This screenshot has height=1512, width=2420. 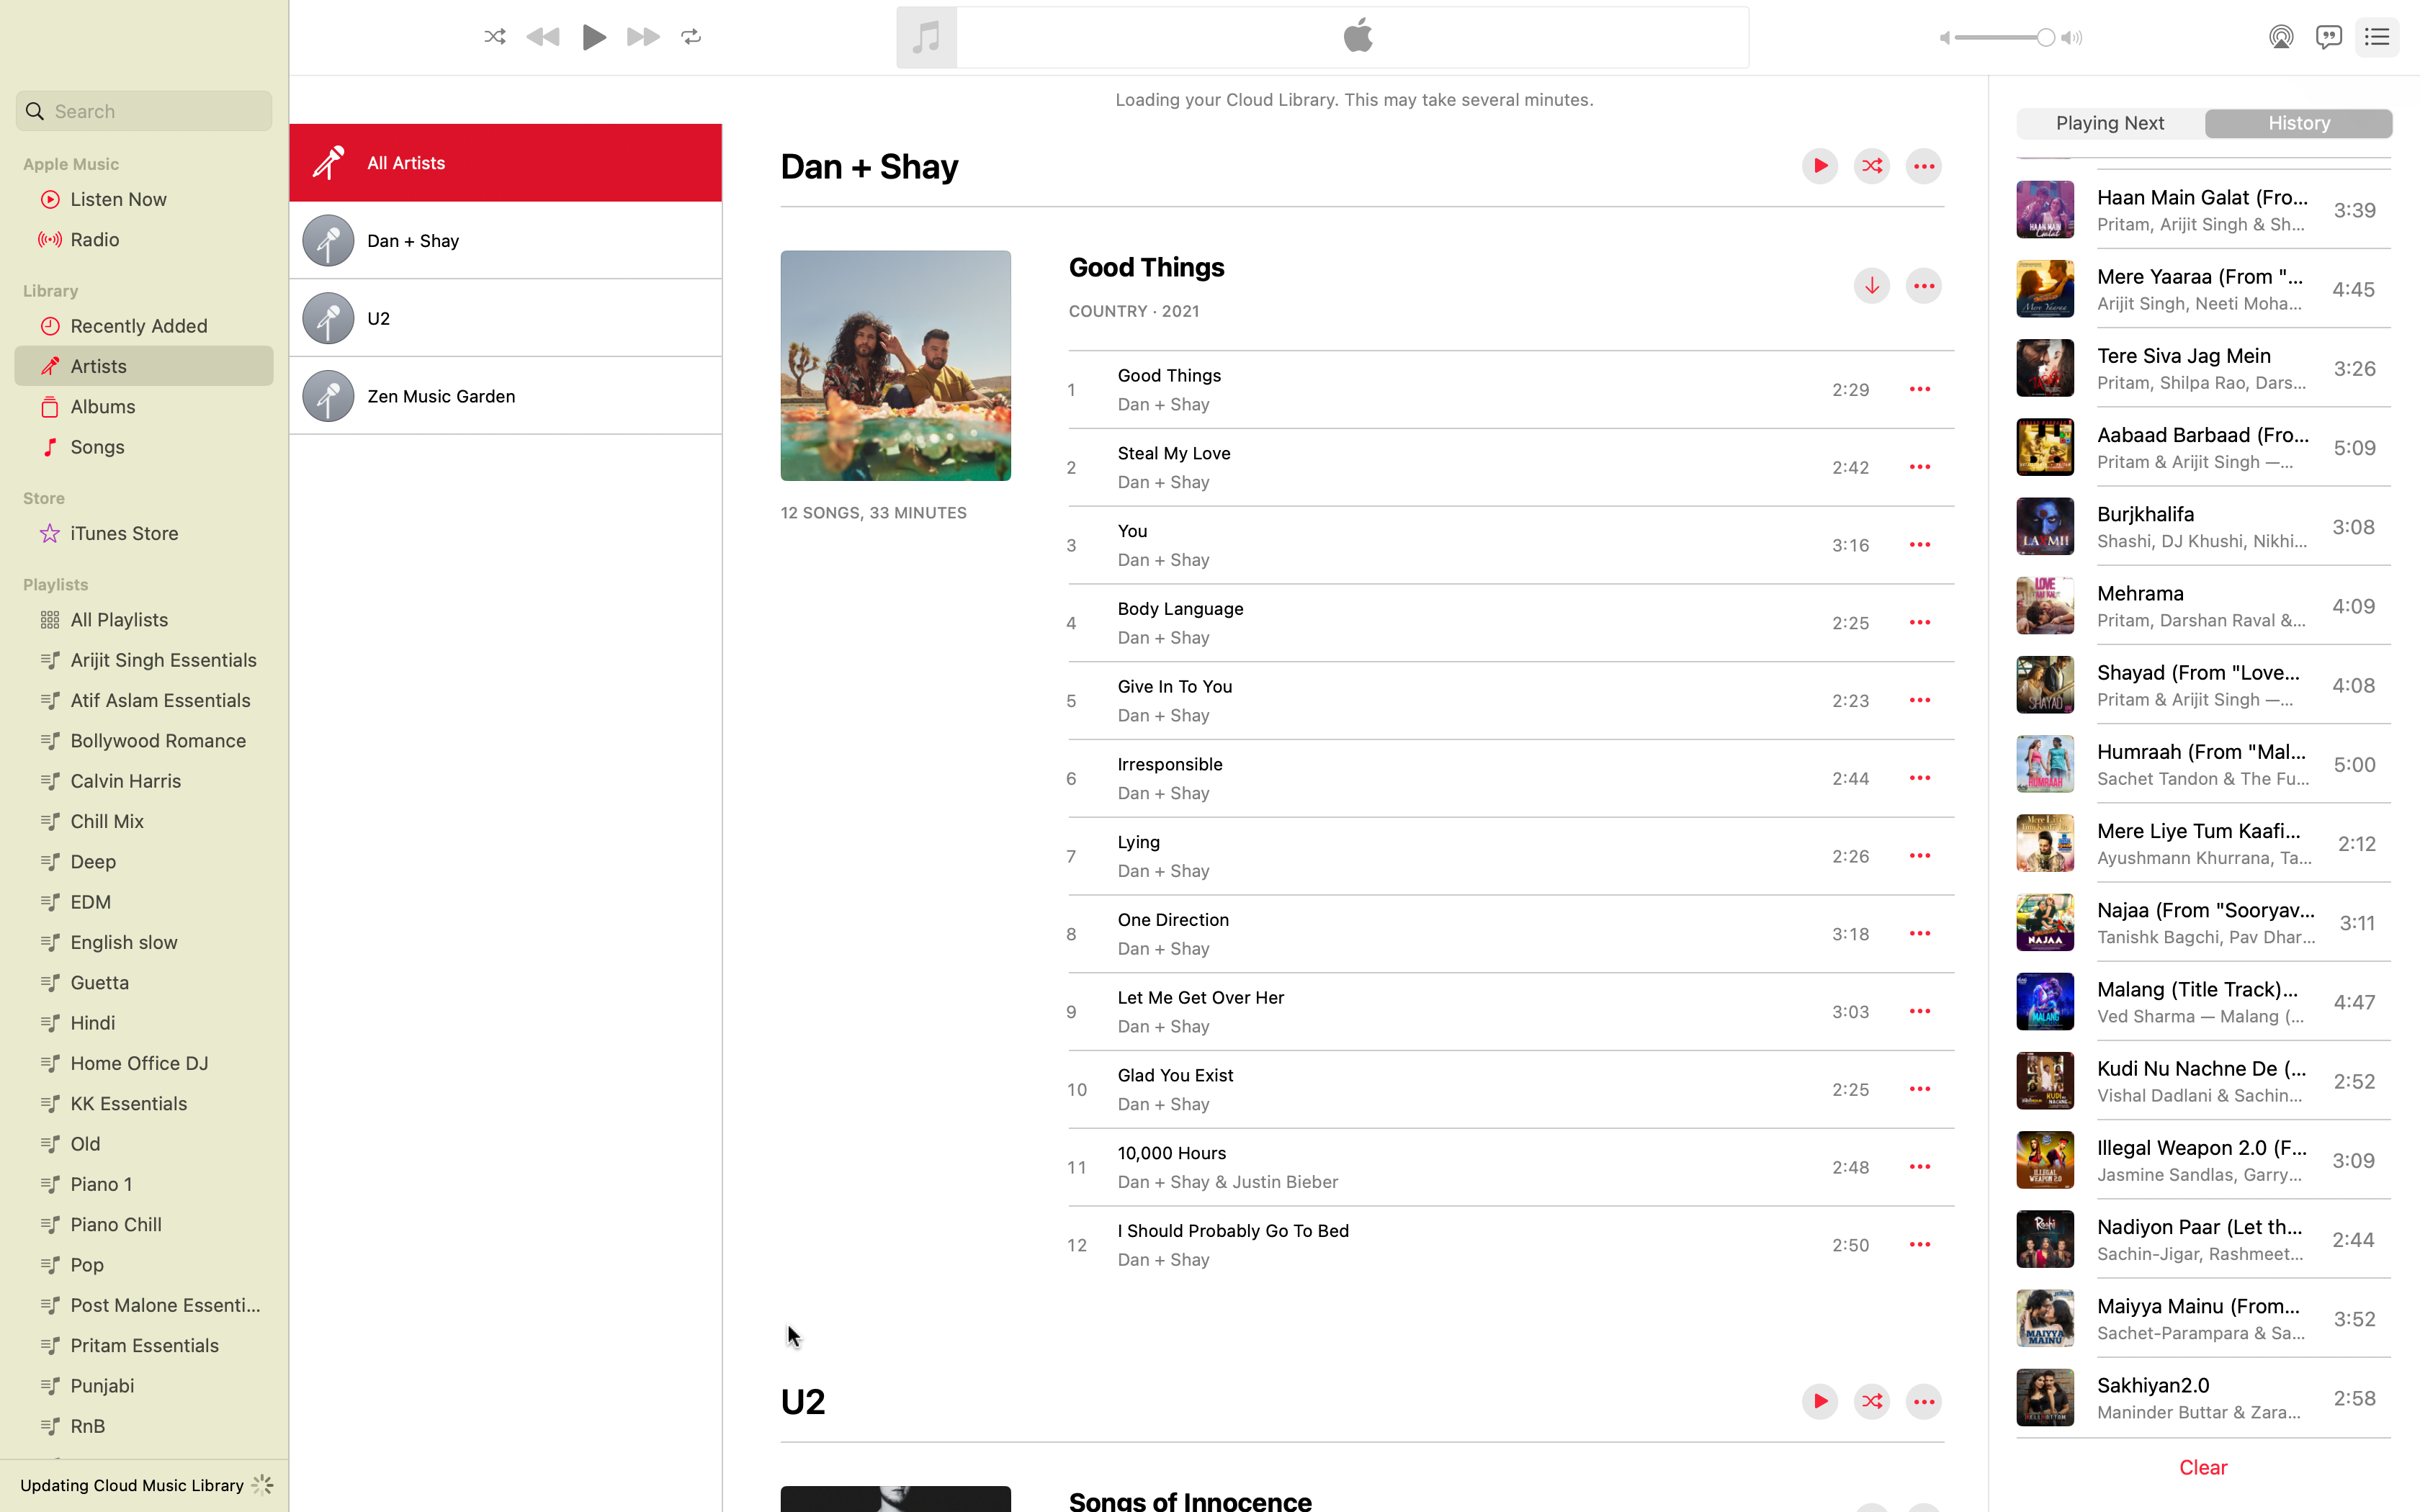 I want to click on Move to the next tune in the queue, so click(x=2110, y=124).